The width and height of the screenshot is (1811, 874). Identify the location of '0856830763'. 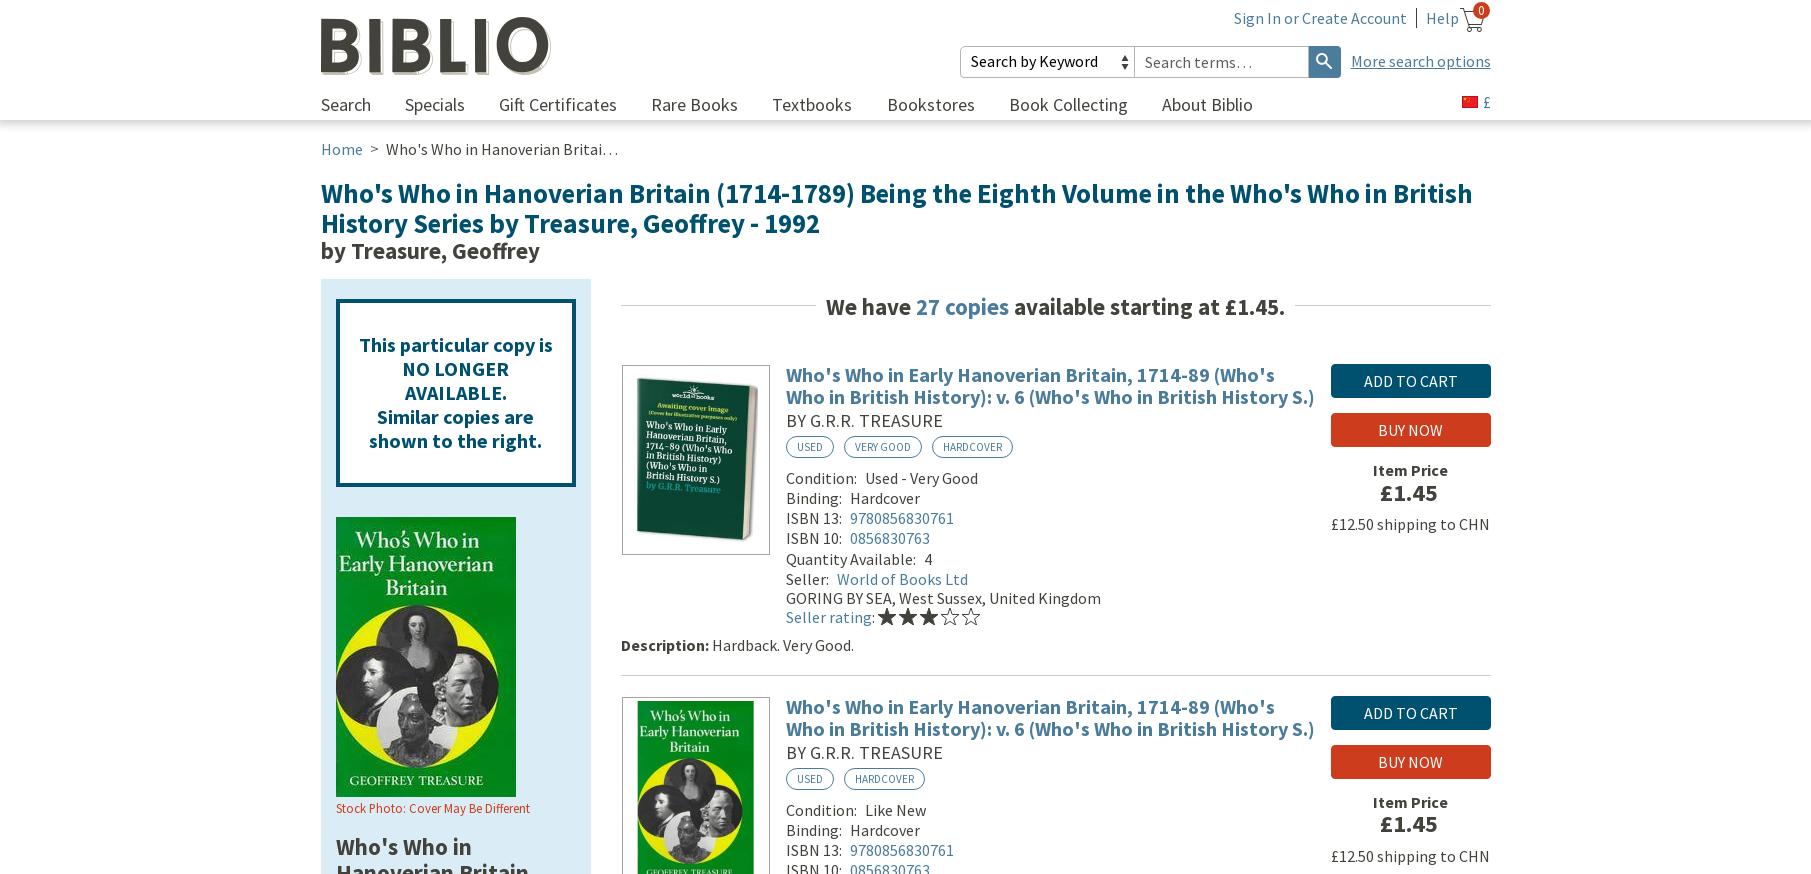
(848, 541).